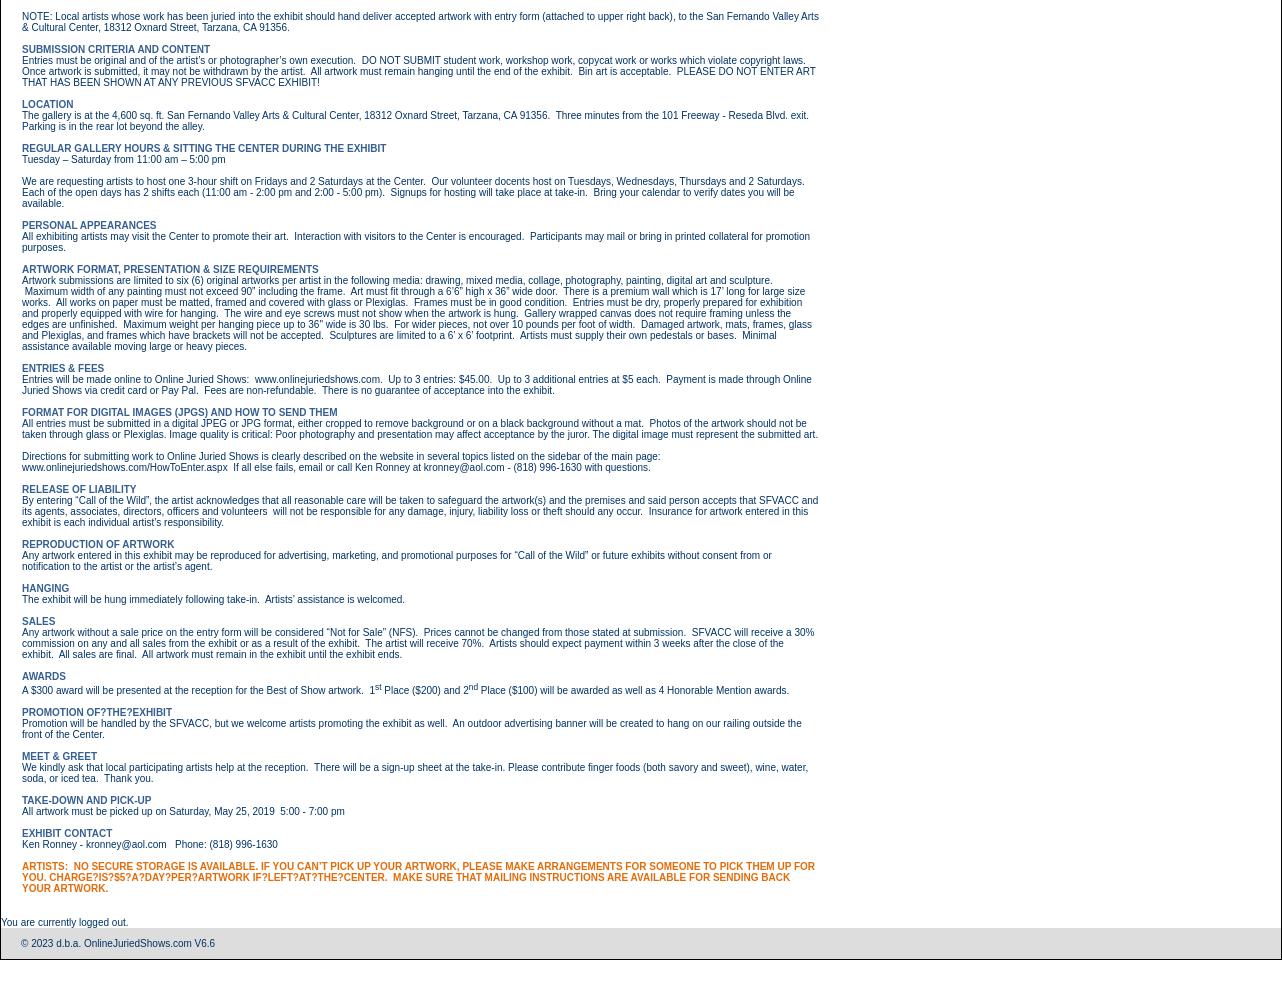  Describe the element at coordinates (340, 460) in the screenshot. I see `'Directions for submitting work to Online Juried Shows is clearly described on the website in several topics listed on the sidebar of the main page: www.onlinejuriedshows.com/HowToEnter.aspx'` at that location.